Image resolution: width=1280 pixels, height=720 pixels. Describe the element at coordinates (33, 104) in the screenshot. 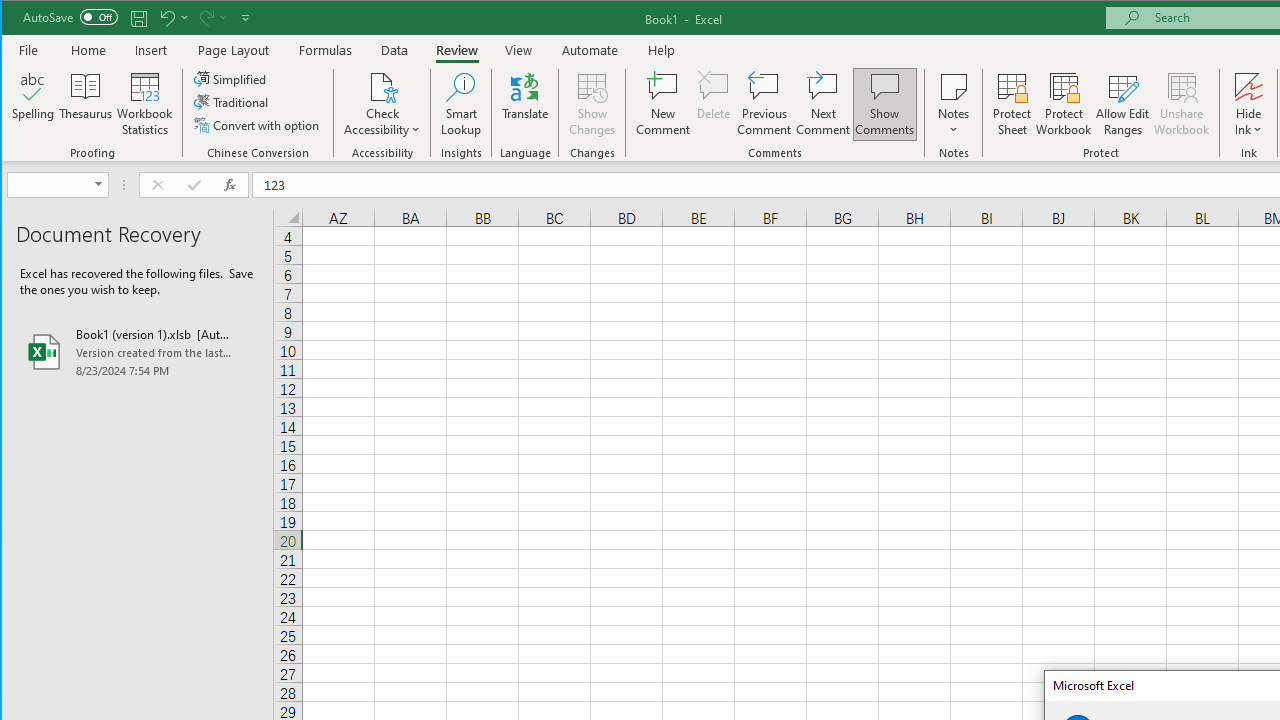

I see `'Spelling...'` at that location.